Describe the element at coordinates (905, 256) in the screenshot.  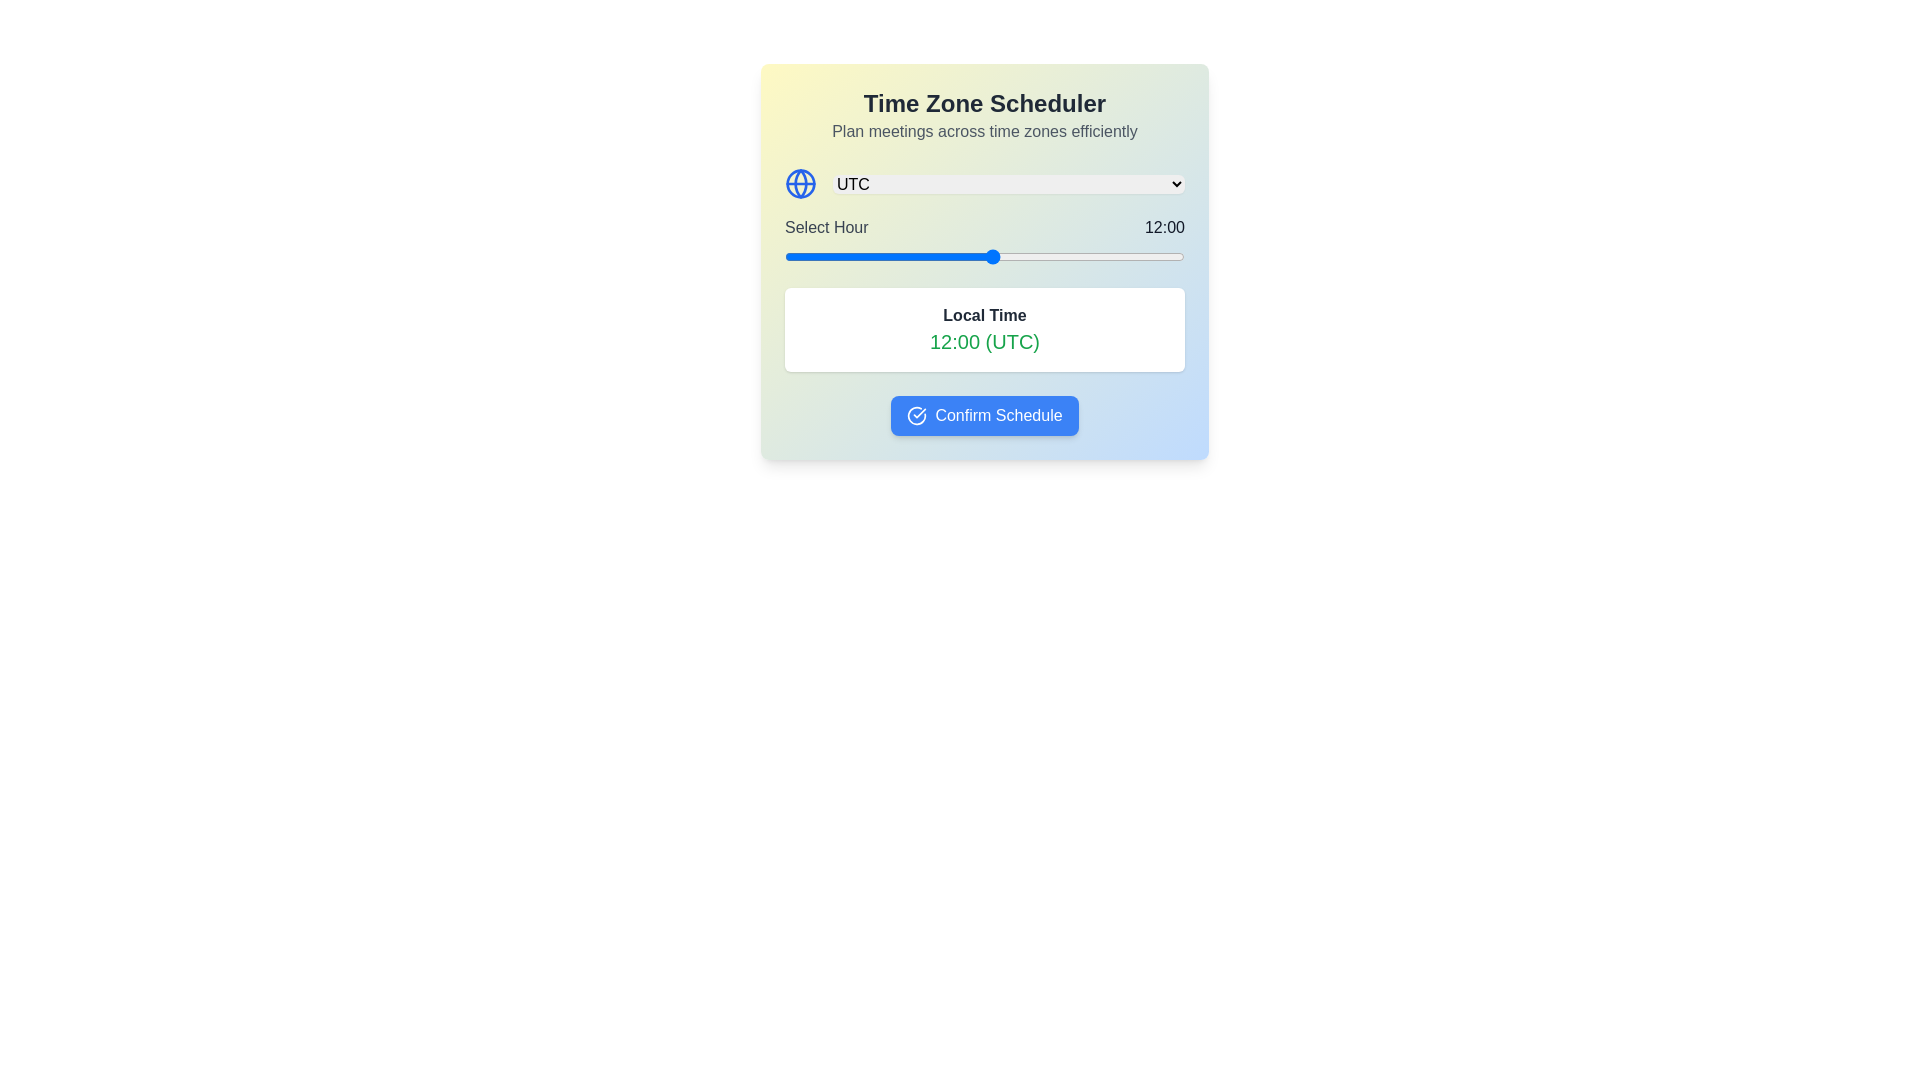
I see `the hour` at that location.